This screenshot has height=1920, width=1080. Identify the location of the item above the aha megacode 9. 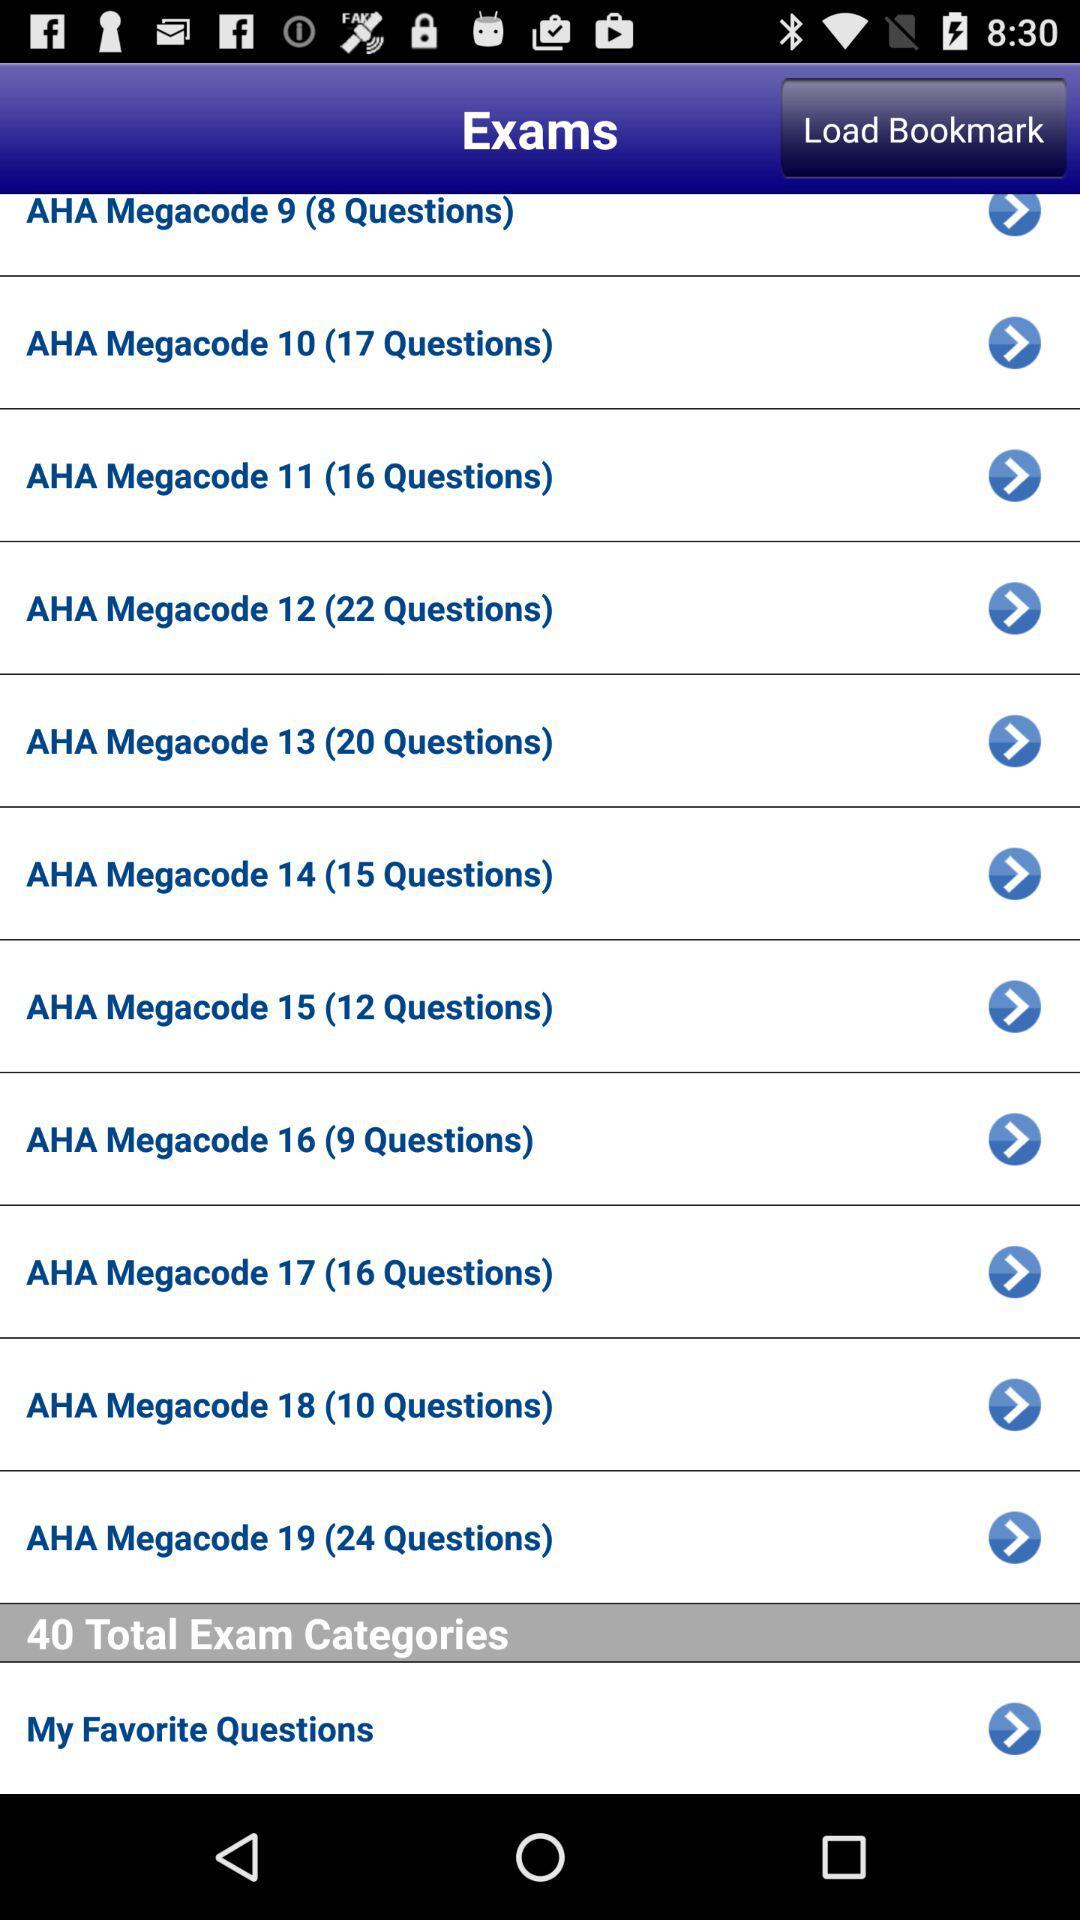
(923, 127).